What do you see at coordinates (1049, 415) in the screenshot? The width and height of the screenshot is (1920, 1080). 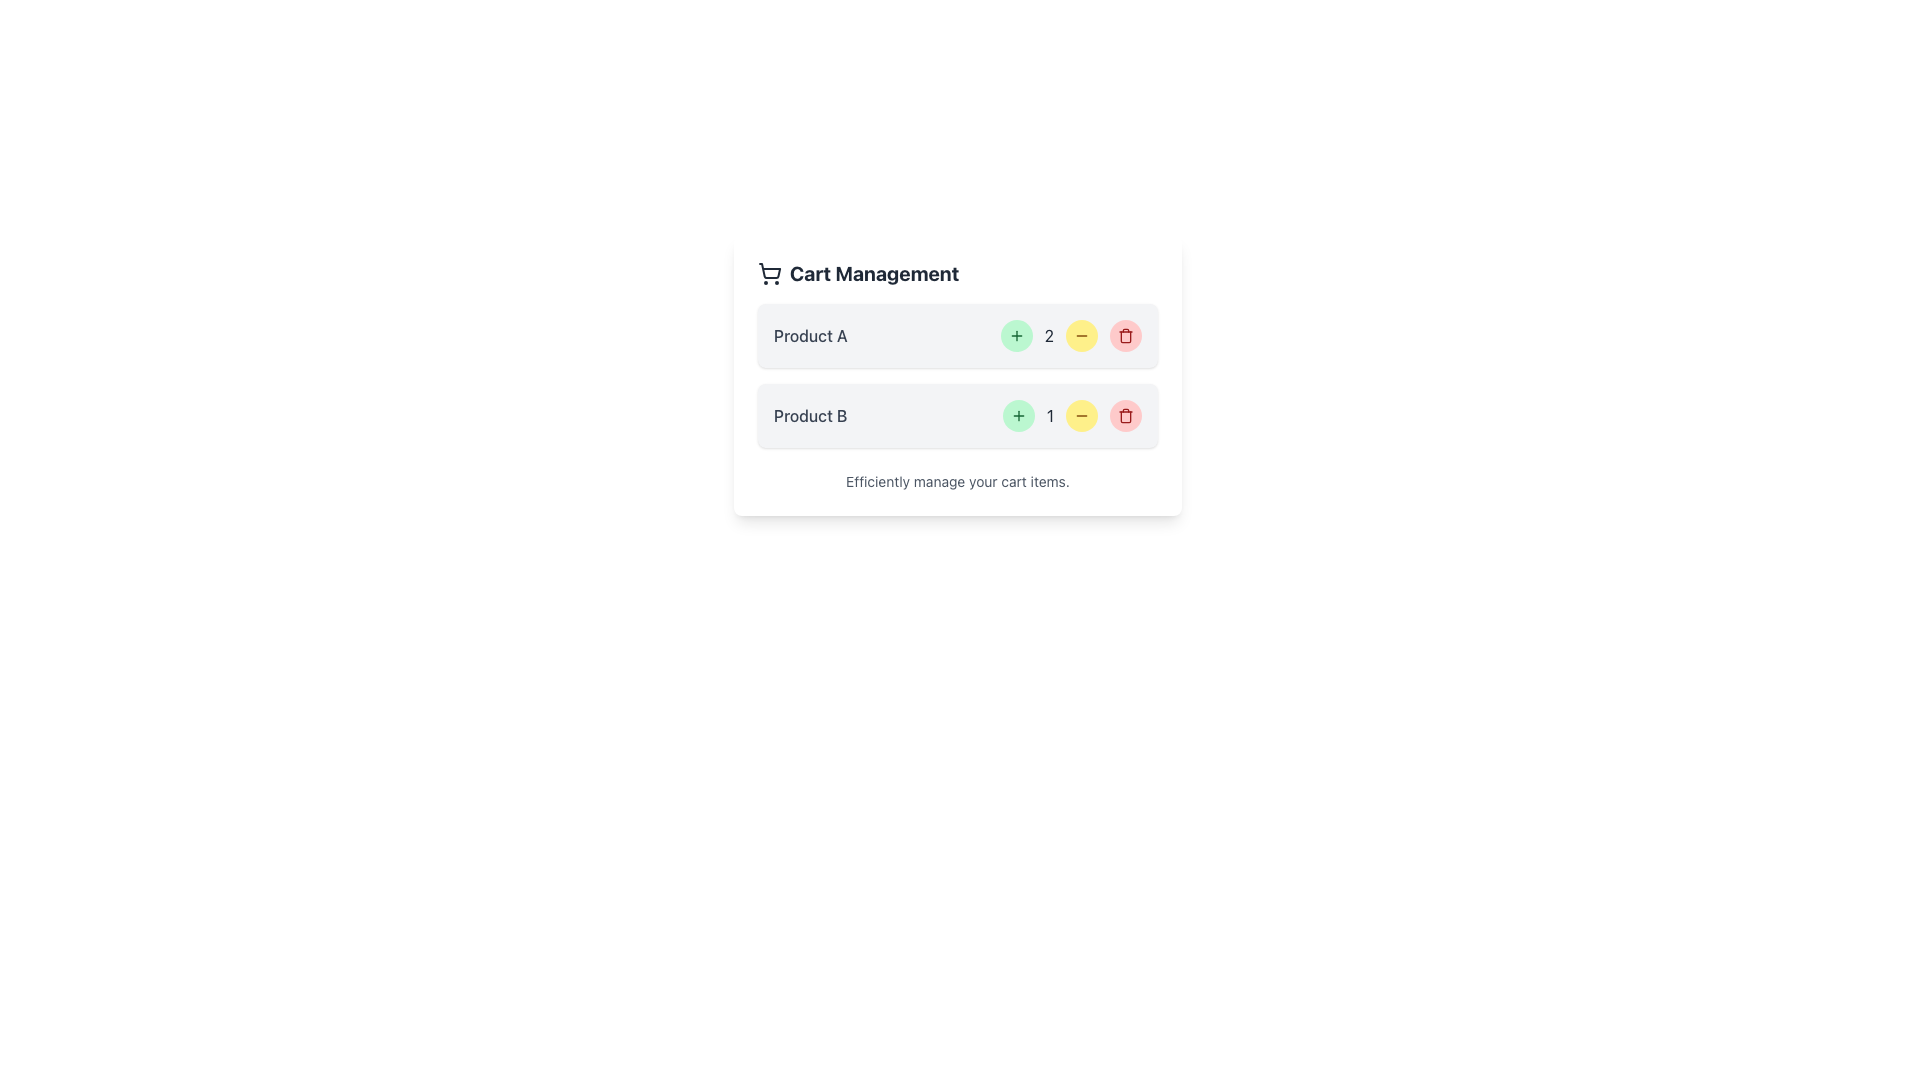 I see `numeric value displayed in the bold, dark-gray Static Text Label showing '1', located under the 'Product B' section between the green and yellow circular buttons` at bounding box center [1049, 415].